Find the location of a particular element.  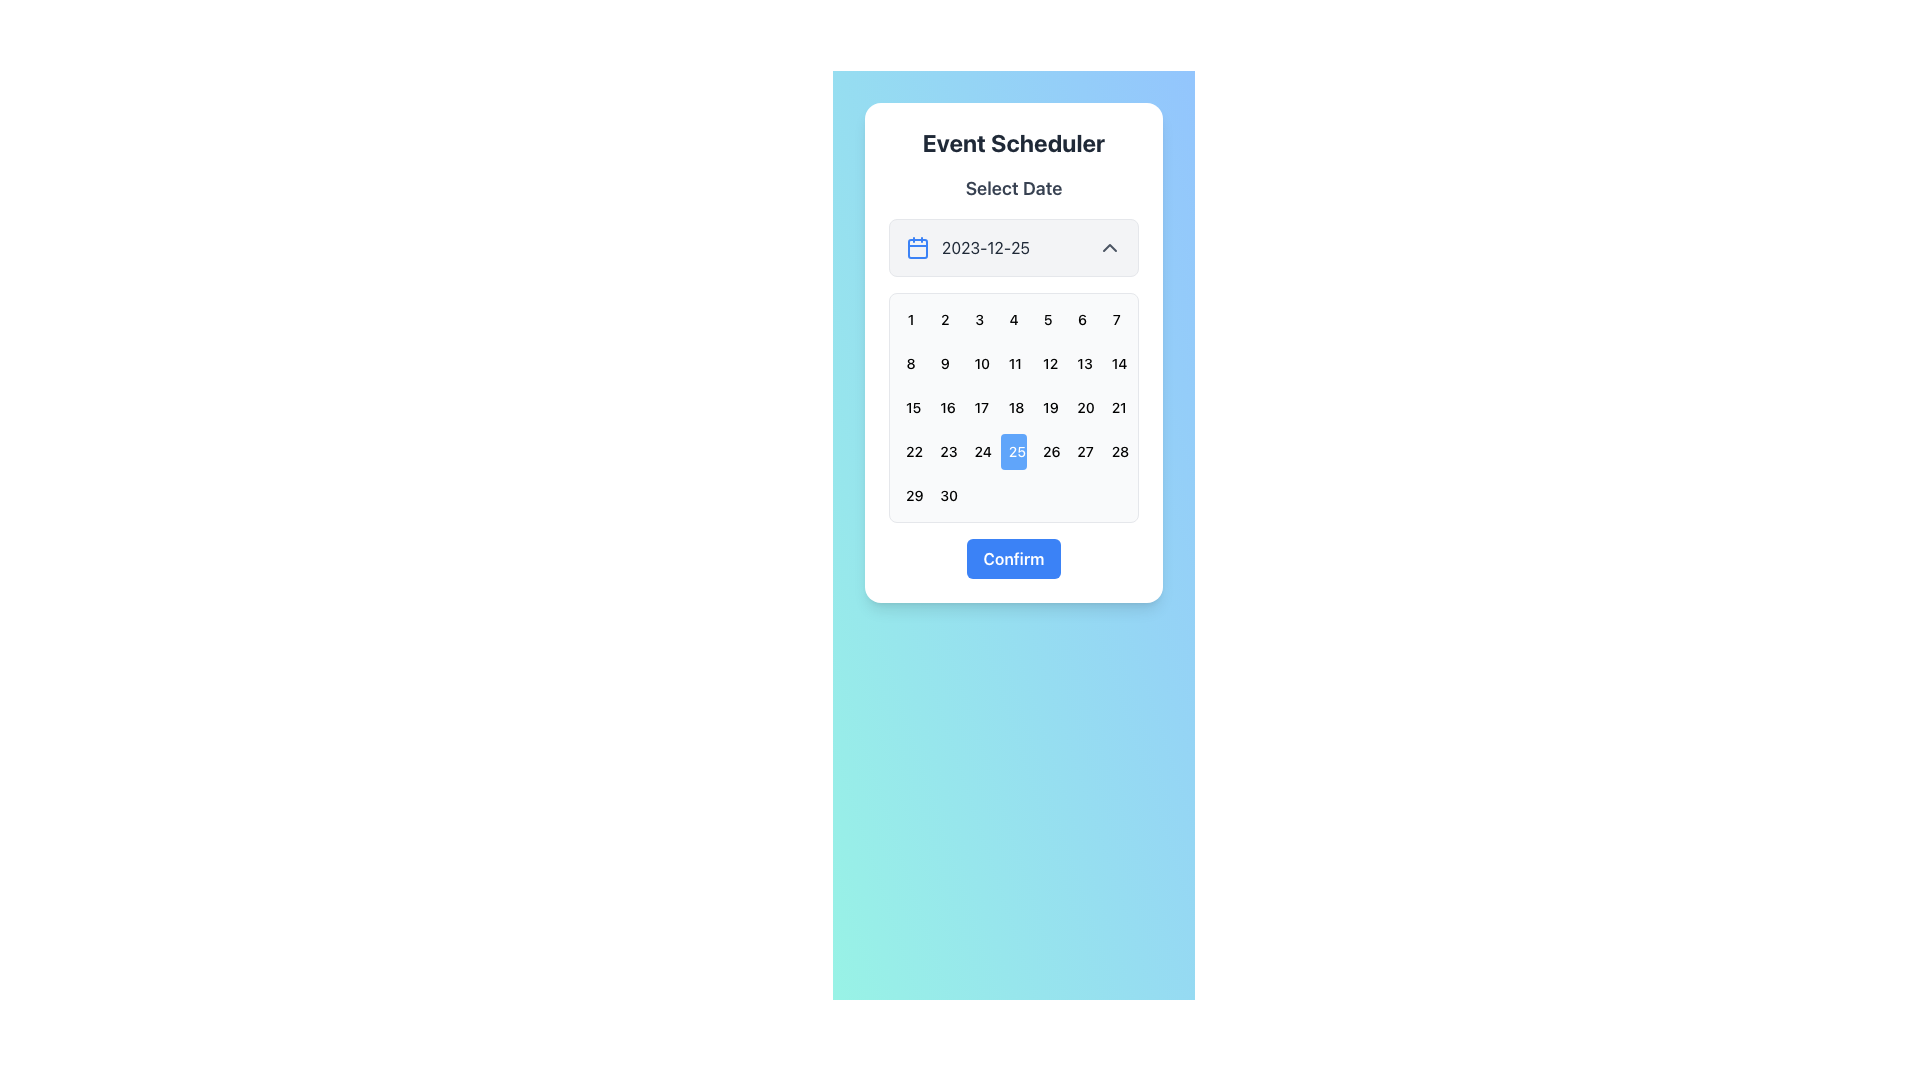

the text-based button labeled '20' located is located at coordinates (1081, 407).